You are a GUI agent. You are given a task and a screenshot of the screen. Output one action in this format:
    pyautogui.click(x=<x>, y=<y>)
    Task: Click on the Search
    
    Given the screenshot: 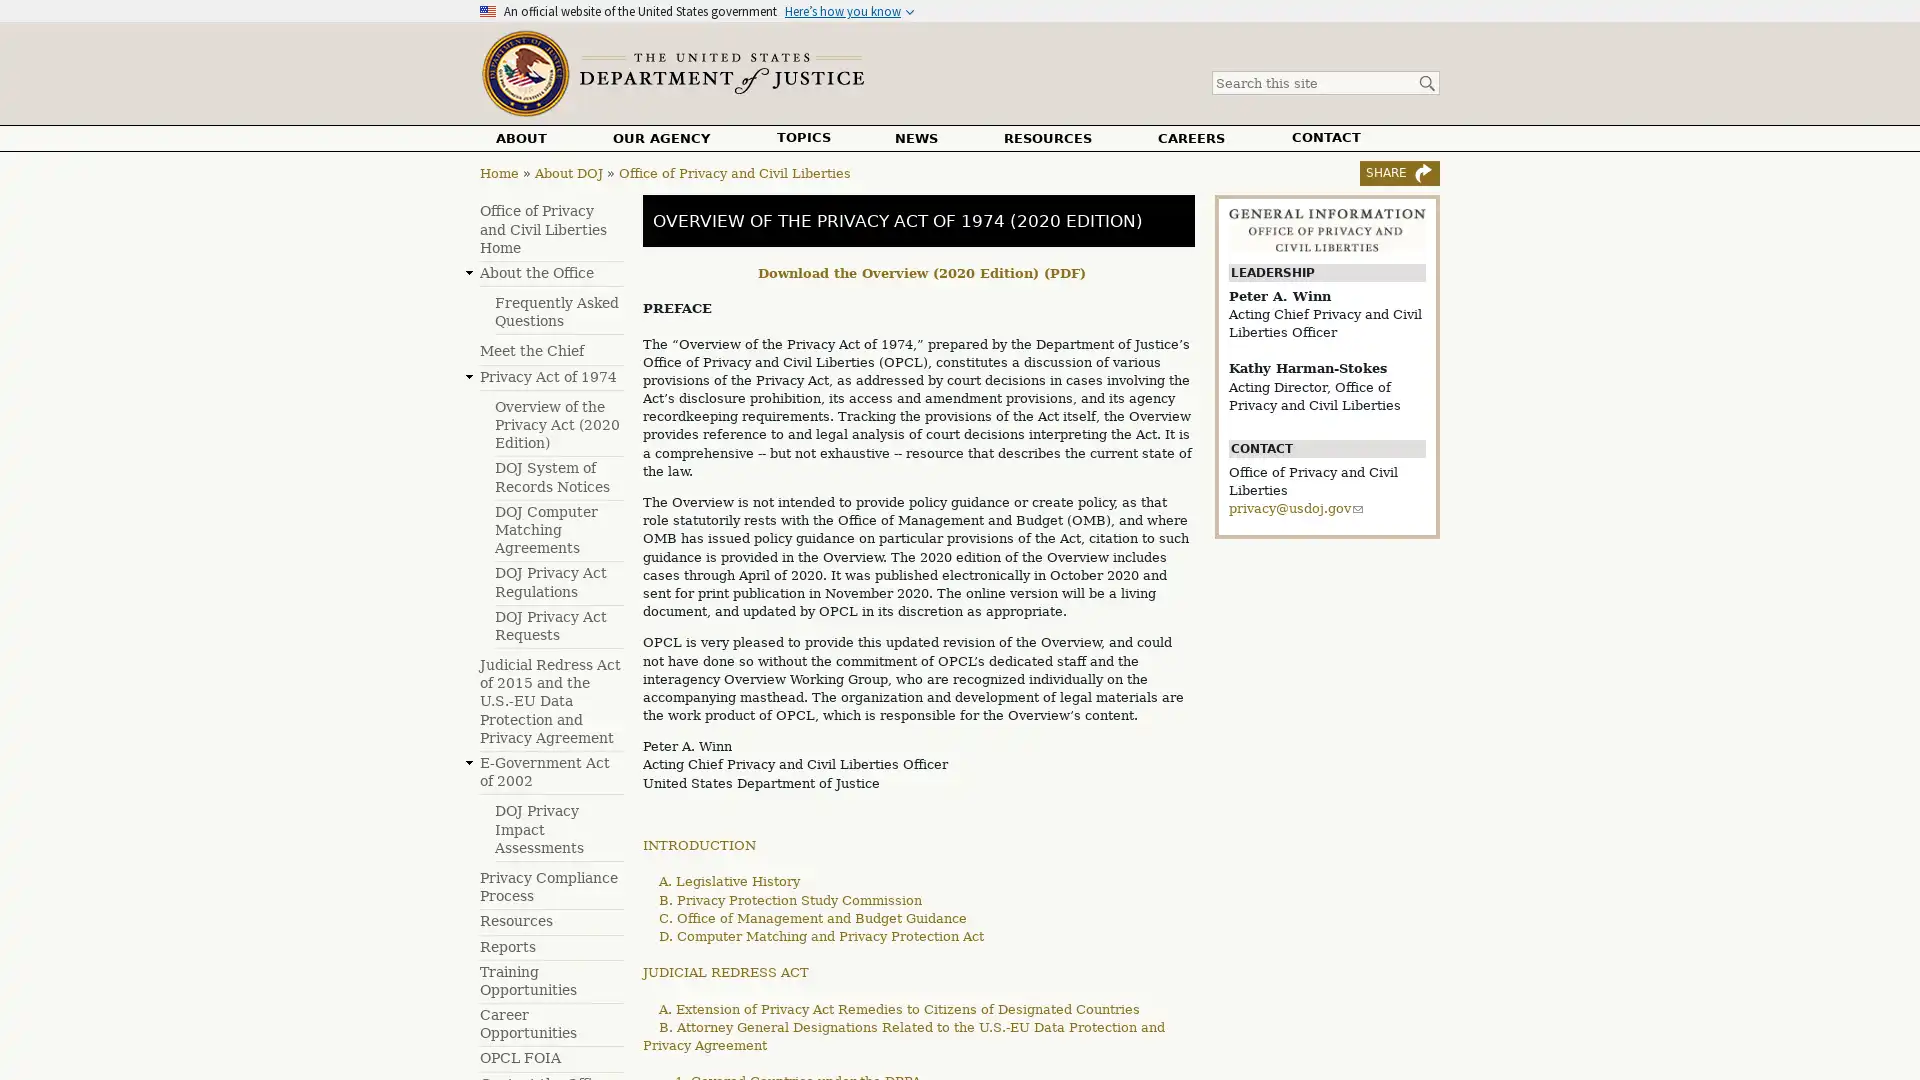 What is the action you would take?
    pyautogui.click(x=1425, y=83)
    